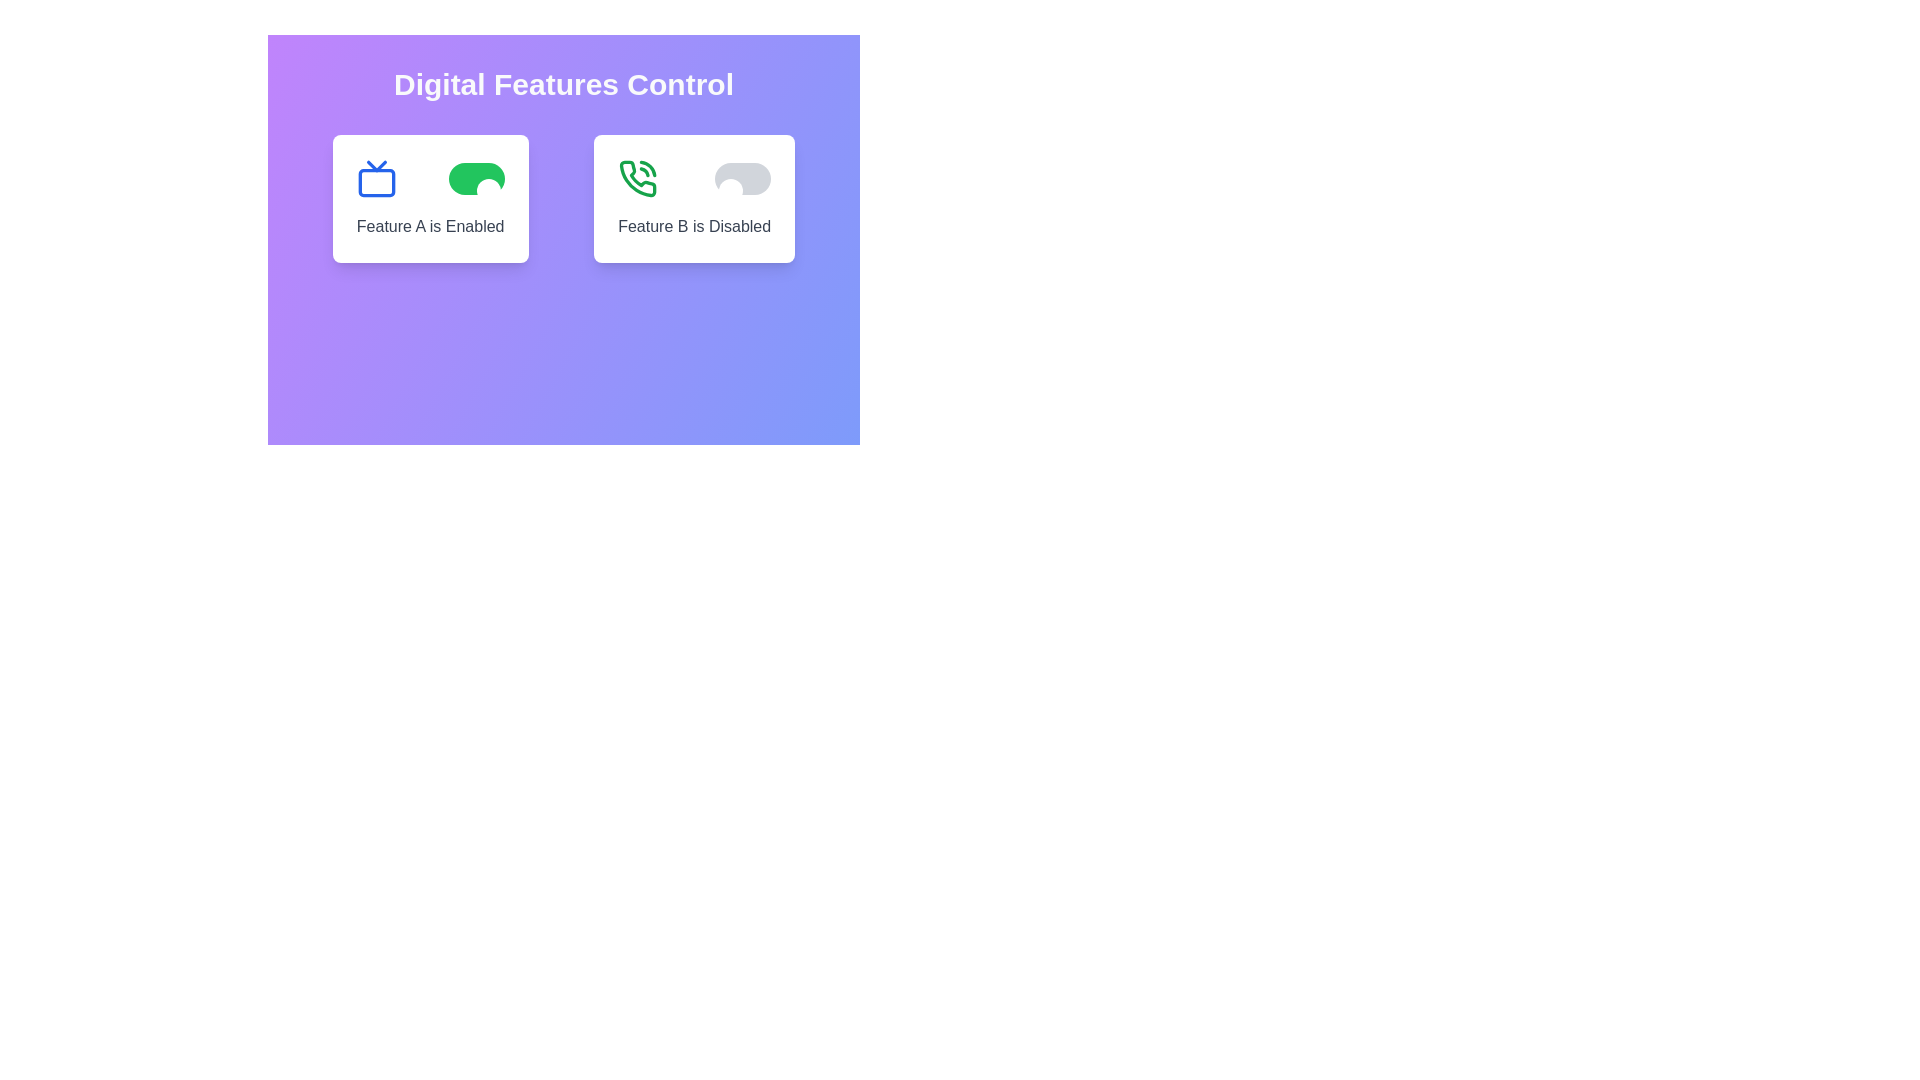 The image size is (1920, 1080). Describe the element at coordinates (475, 177) in the screenshot. I see `the toggle switch located in the middle-right area of the left card, below the television icon and above the text 'Feature A is Enabled'` at that location.